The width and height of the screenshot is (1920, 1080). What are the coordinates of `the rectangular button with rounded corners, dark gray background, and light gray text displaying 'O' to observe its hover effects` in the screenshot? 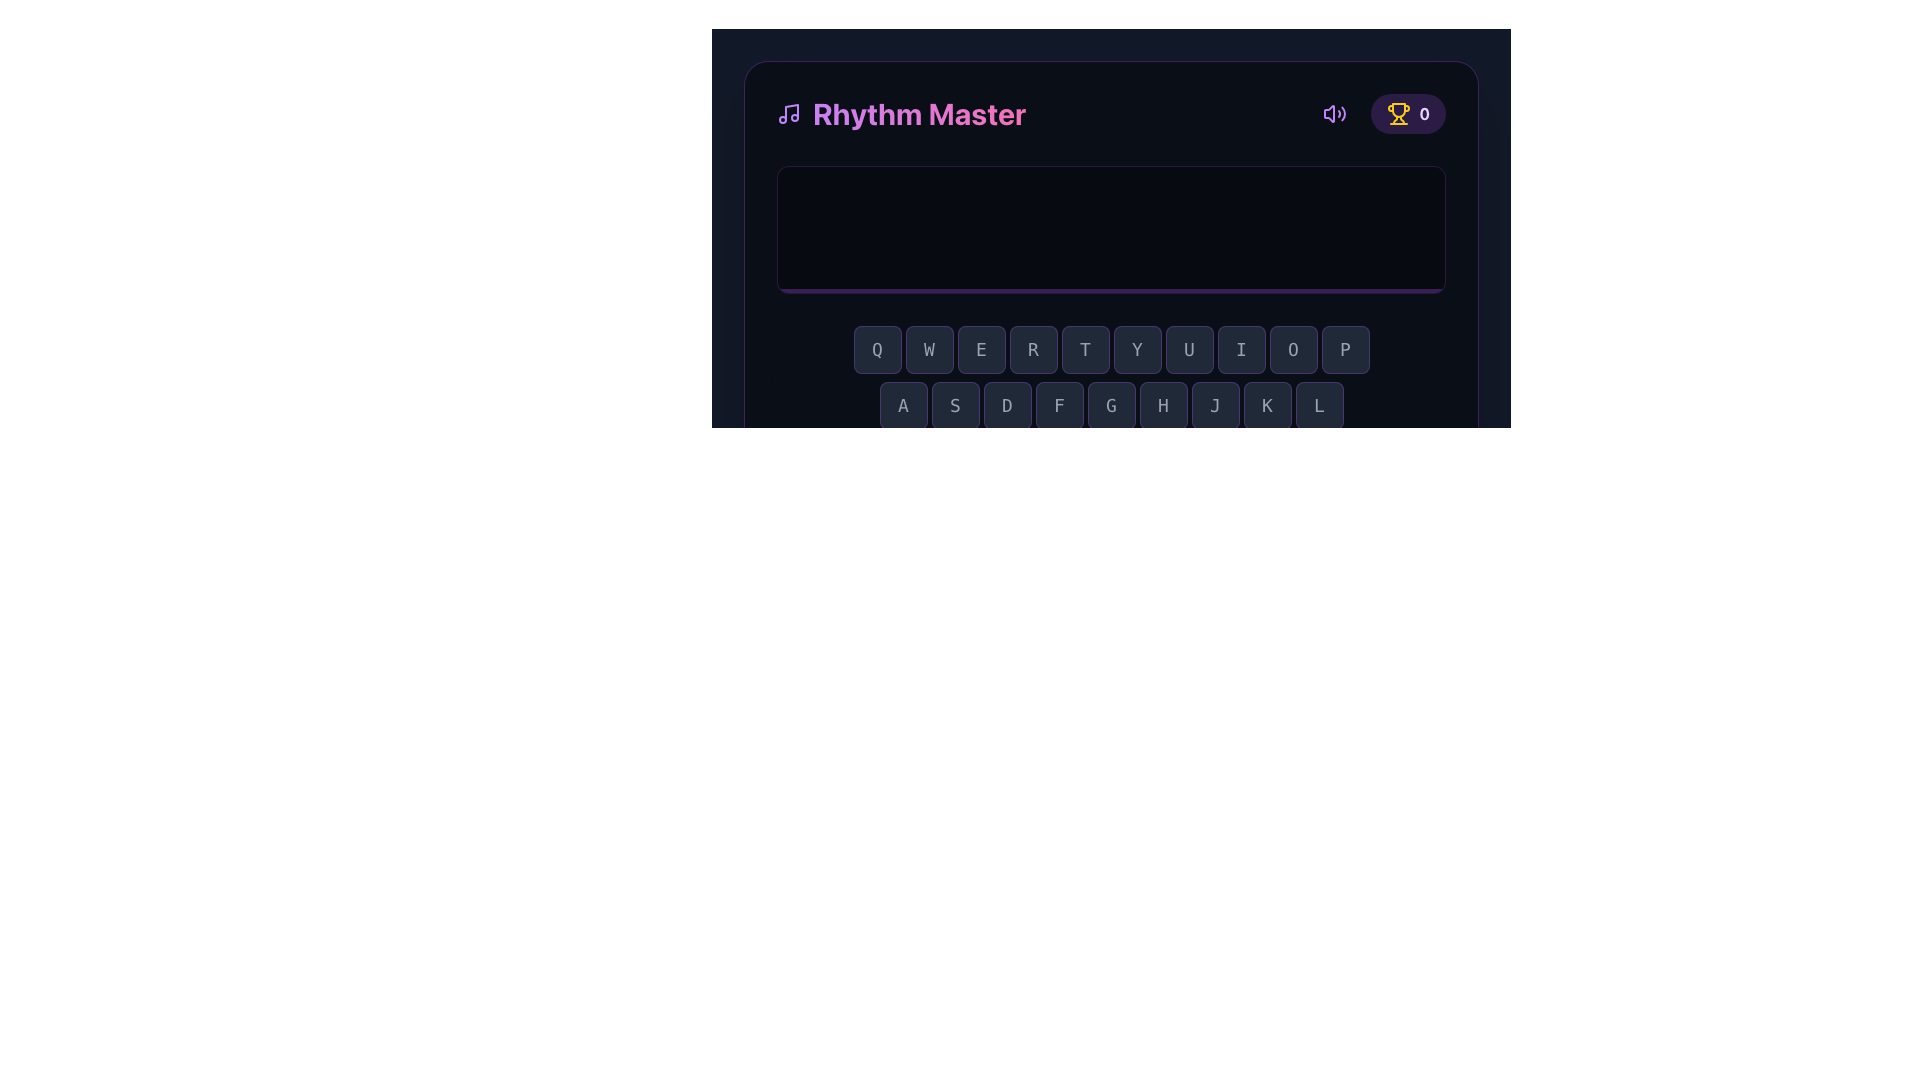 It's located at (1293, 349).